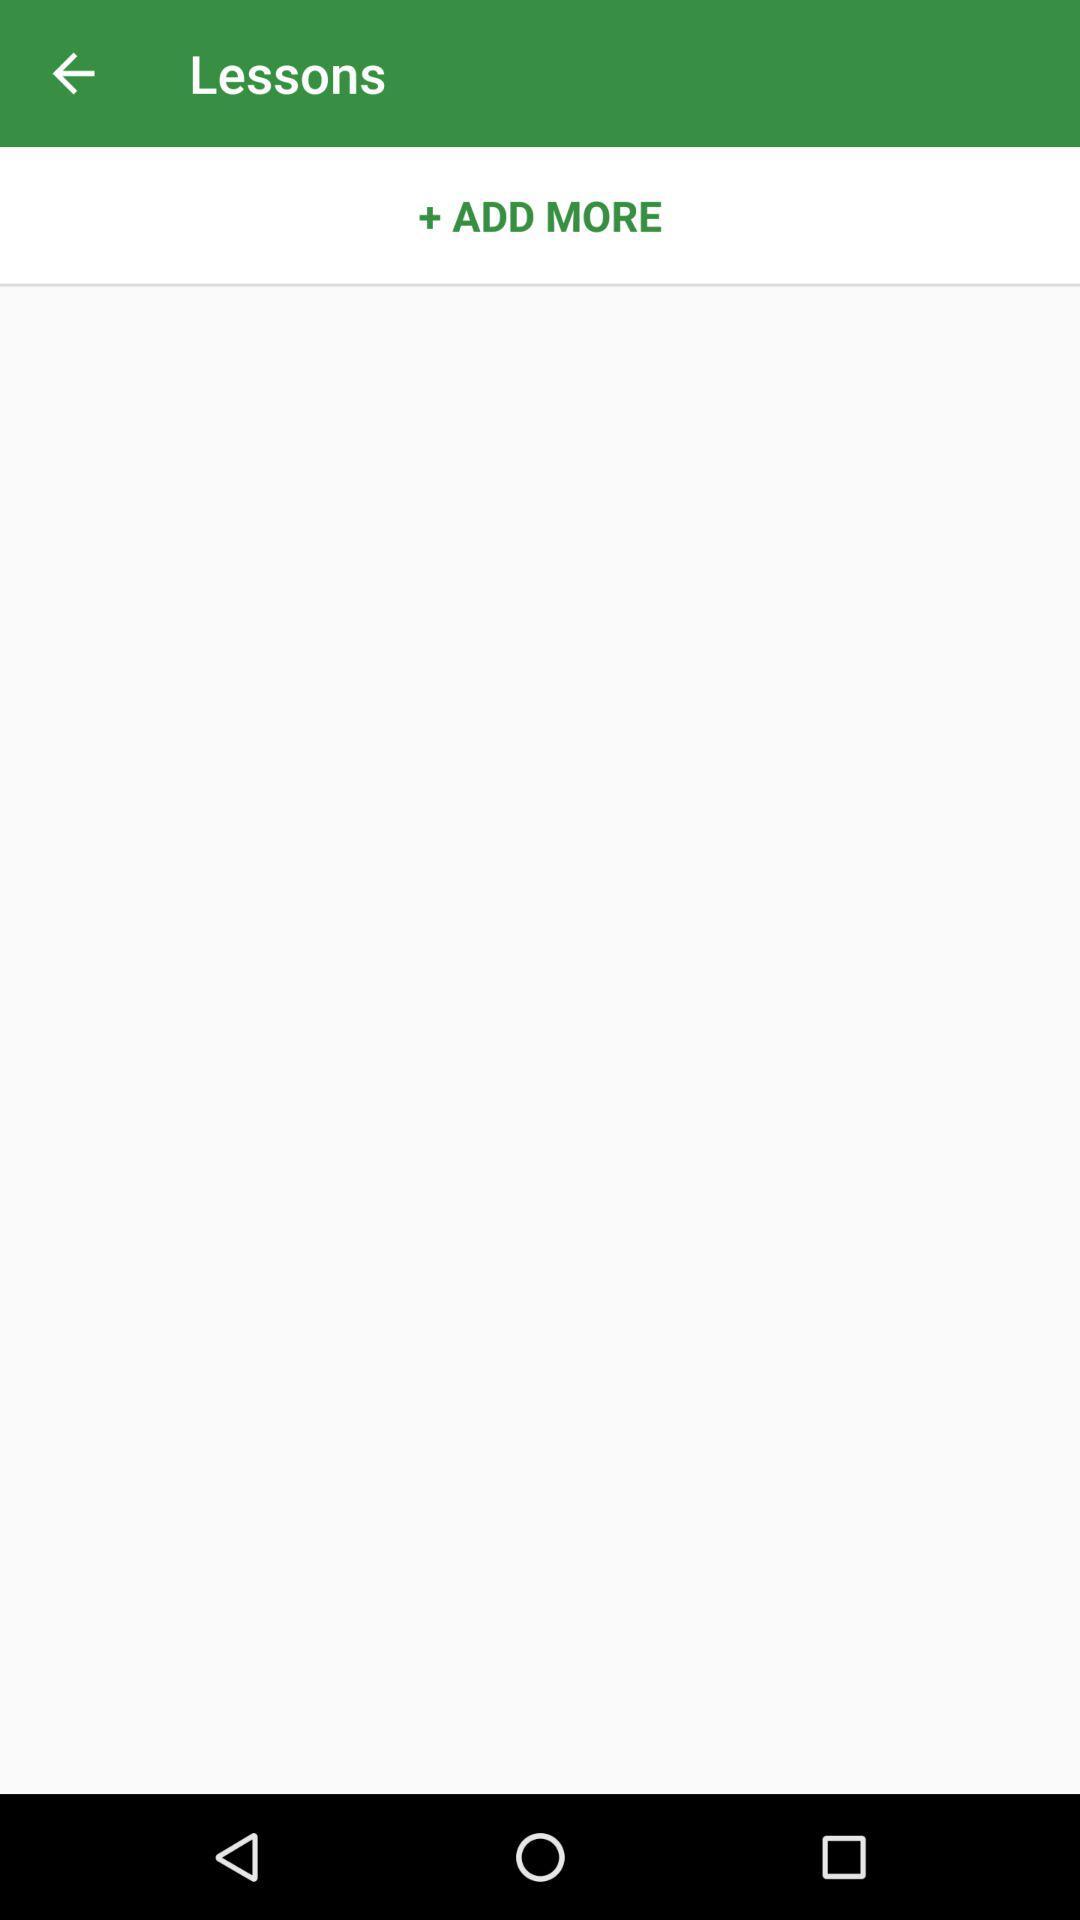 The width and height of the screenshot is (1080, 1920). What do you see at coordinates (72, 73) in the screenshot?
I see `item above + add more icon` at bounding box center [72, 73].